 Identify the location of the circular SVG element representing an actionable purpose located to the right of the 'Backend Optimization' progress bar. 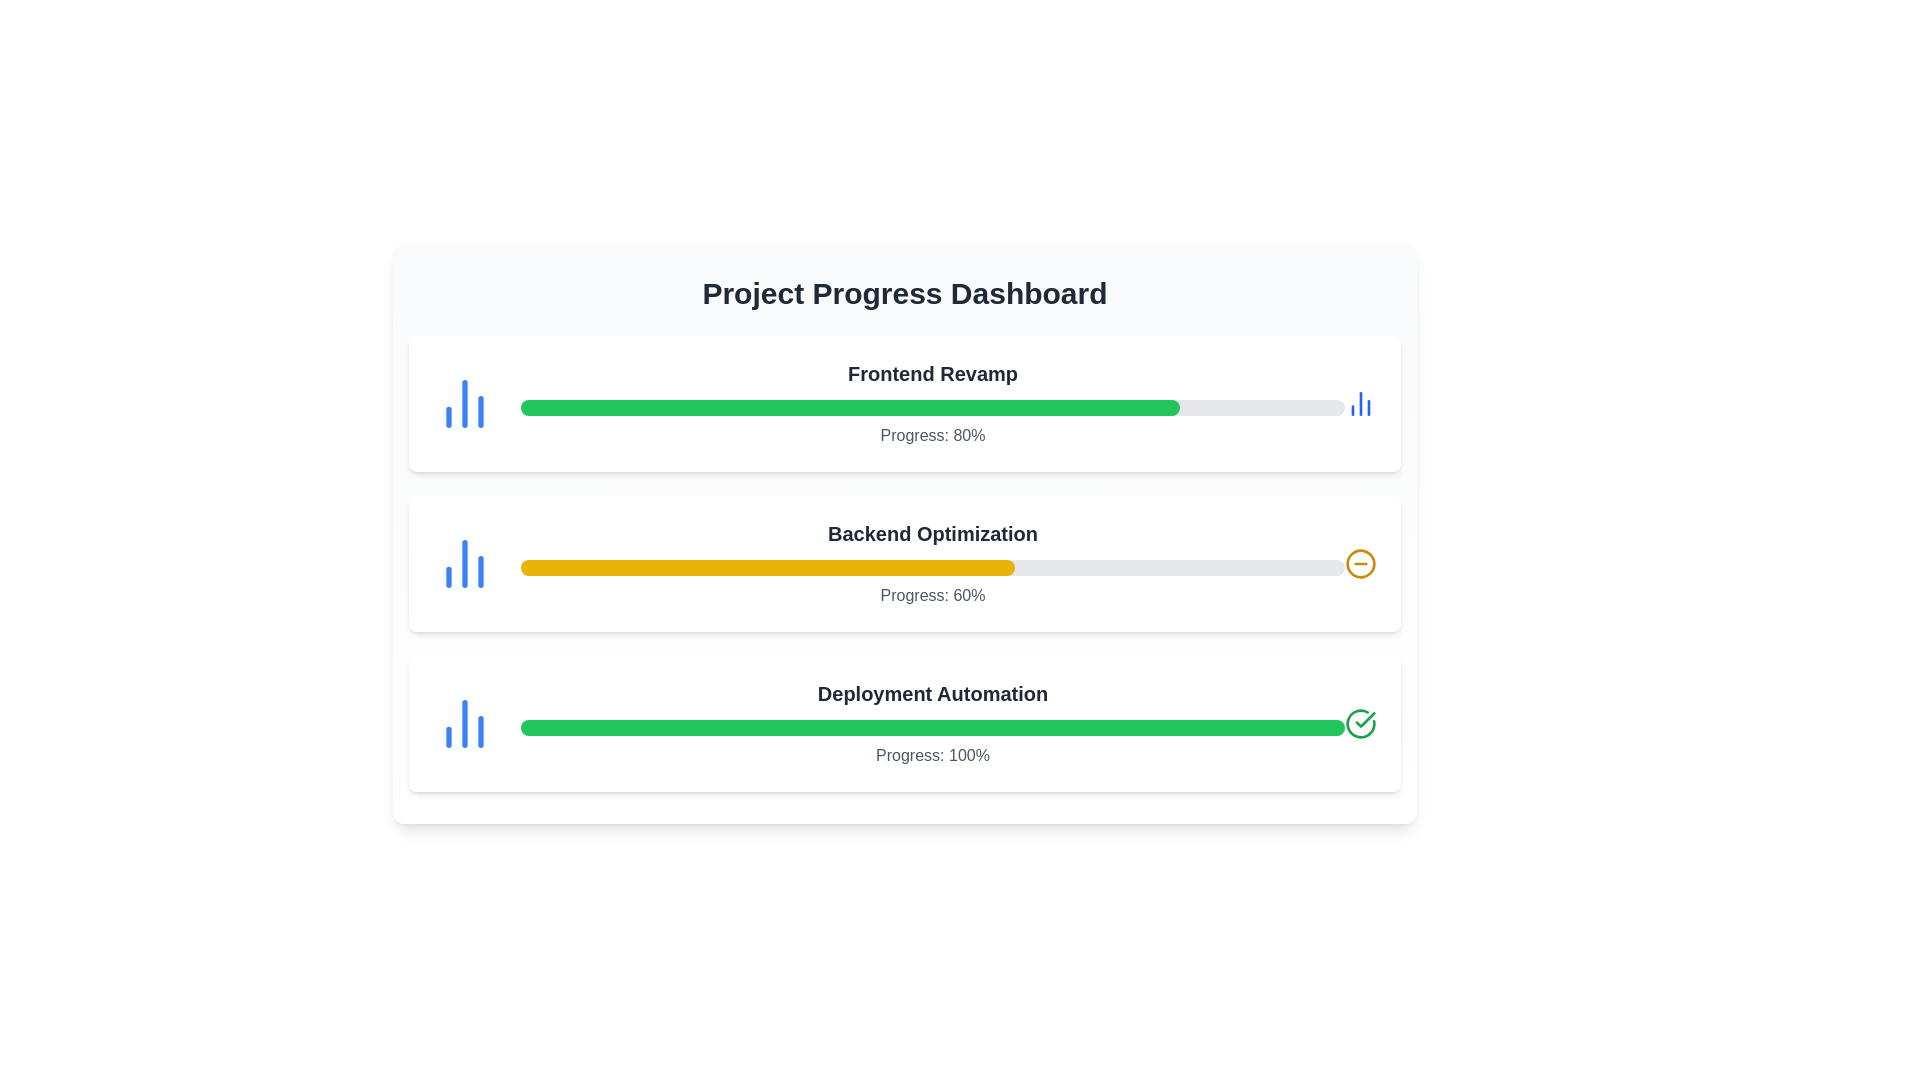
(1360, 563).